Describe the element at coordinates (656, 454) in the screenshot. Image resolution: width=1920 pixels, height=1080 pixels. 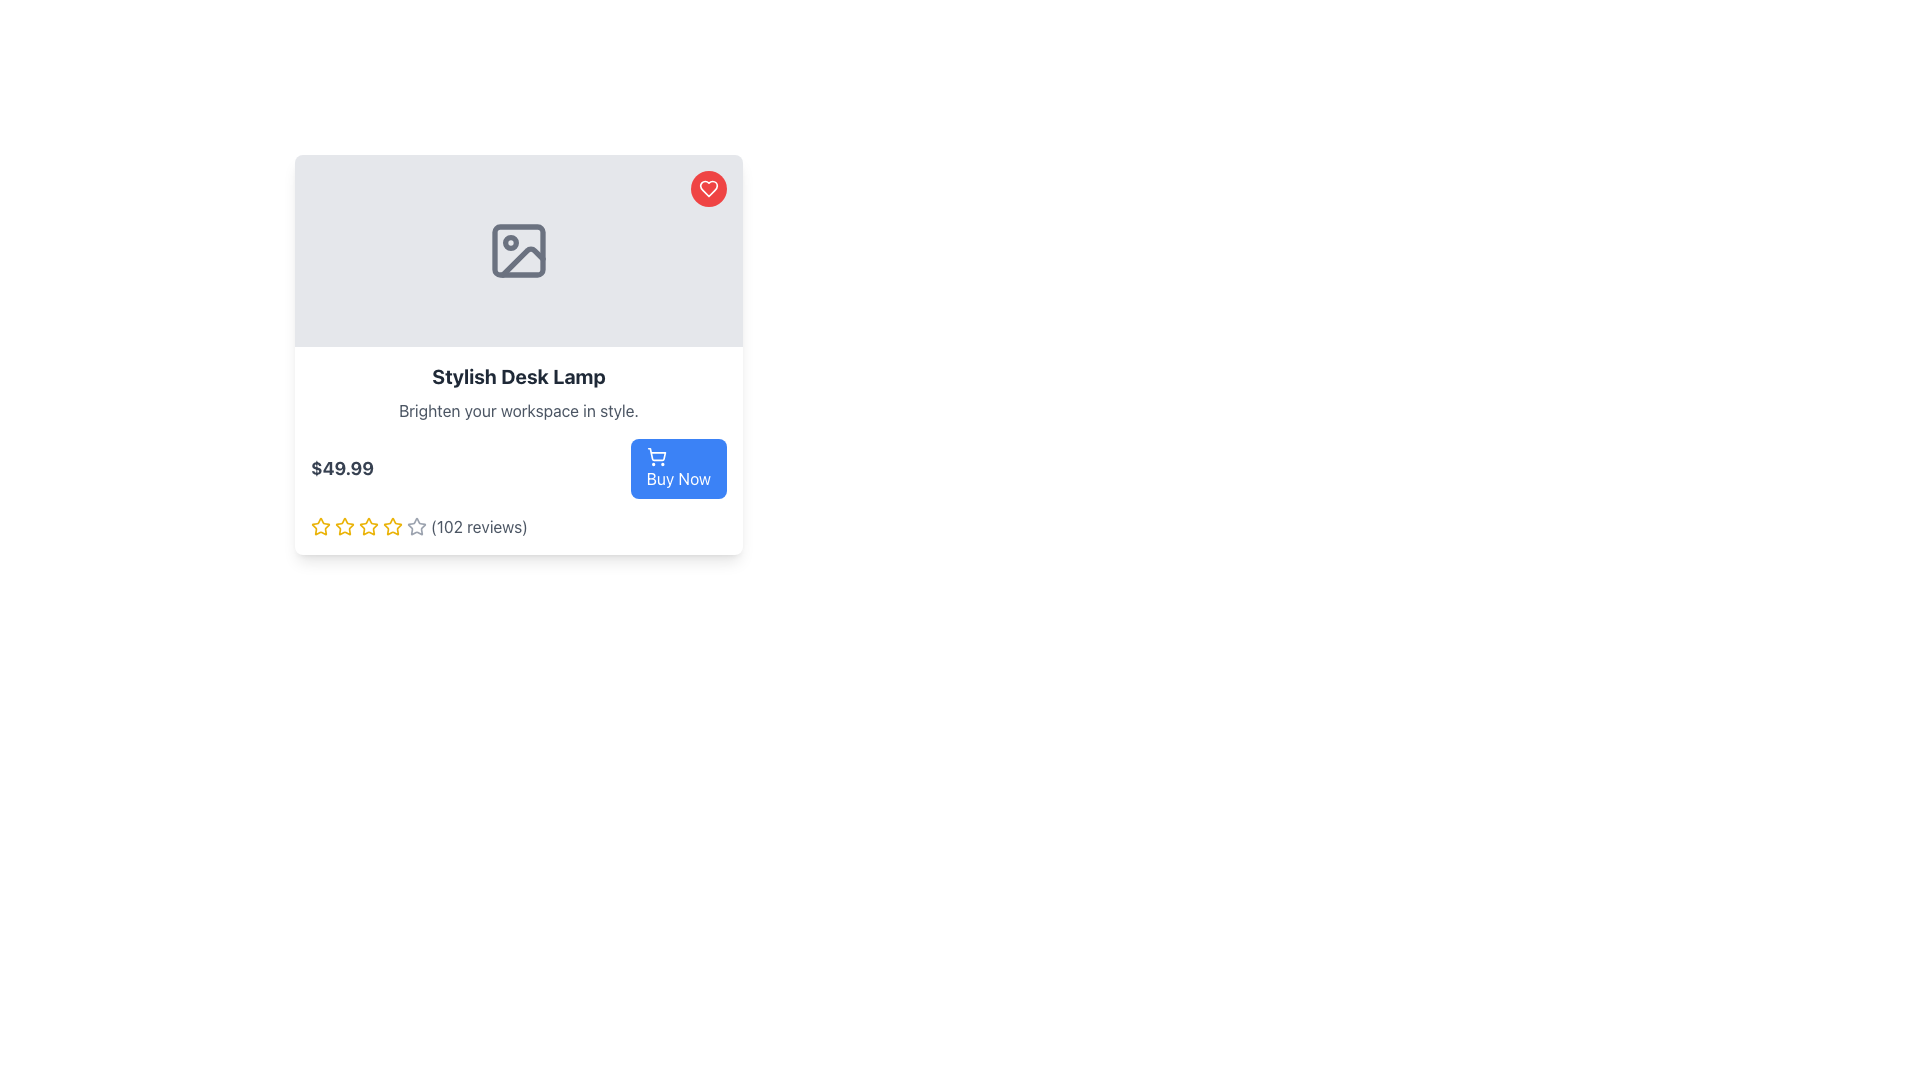
I see `the basket portion of the shopping cart icon located in the 'Buy Now' button area` at that location.